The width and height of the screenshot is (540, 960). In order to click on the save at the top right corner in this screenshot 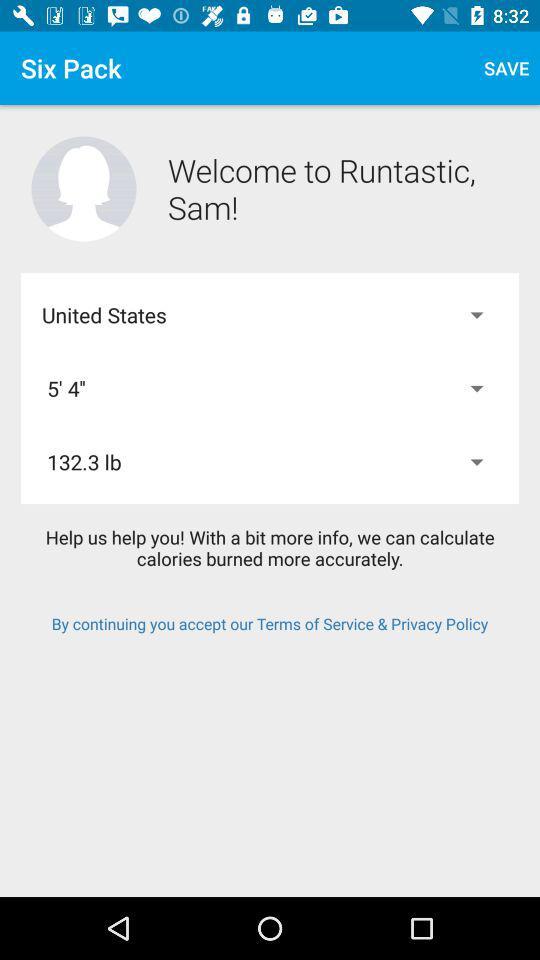, I will do `click(505, 68)`.